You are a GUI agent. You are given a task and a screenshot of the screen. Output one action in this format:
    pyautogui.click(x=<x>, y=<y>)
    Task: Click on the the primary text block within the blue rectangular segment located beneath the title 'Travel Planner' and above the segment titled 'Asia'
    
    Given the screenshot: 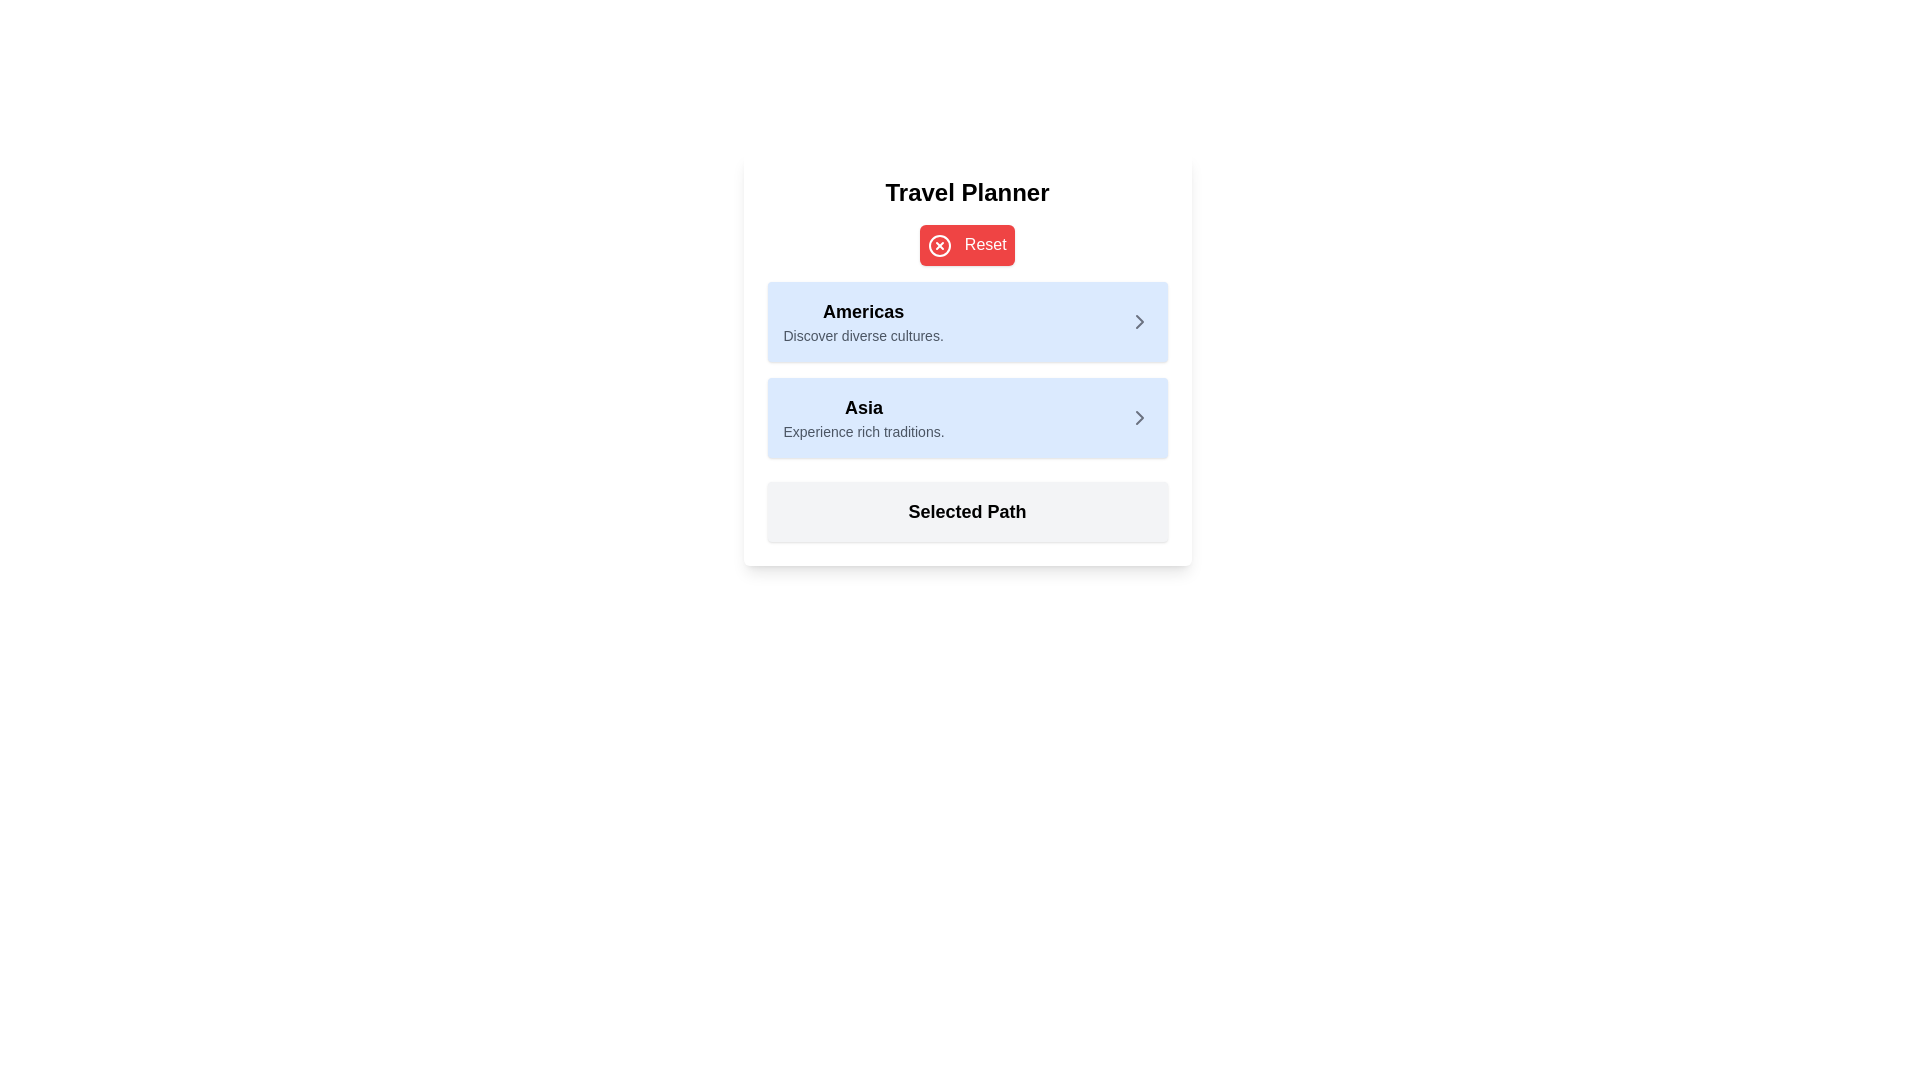 What is the action you would take?
    pyautogui.click(x=863, y=320)
    